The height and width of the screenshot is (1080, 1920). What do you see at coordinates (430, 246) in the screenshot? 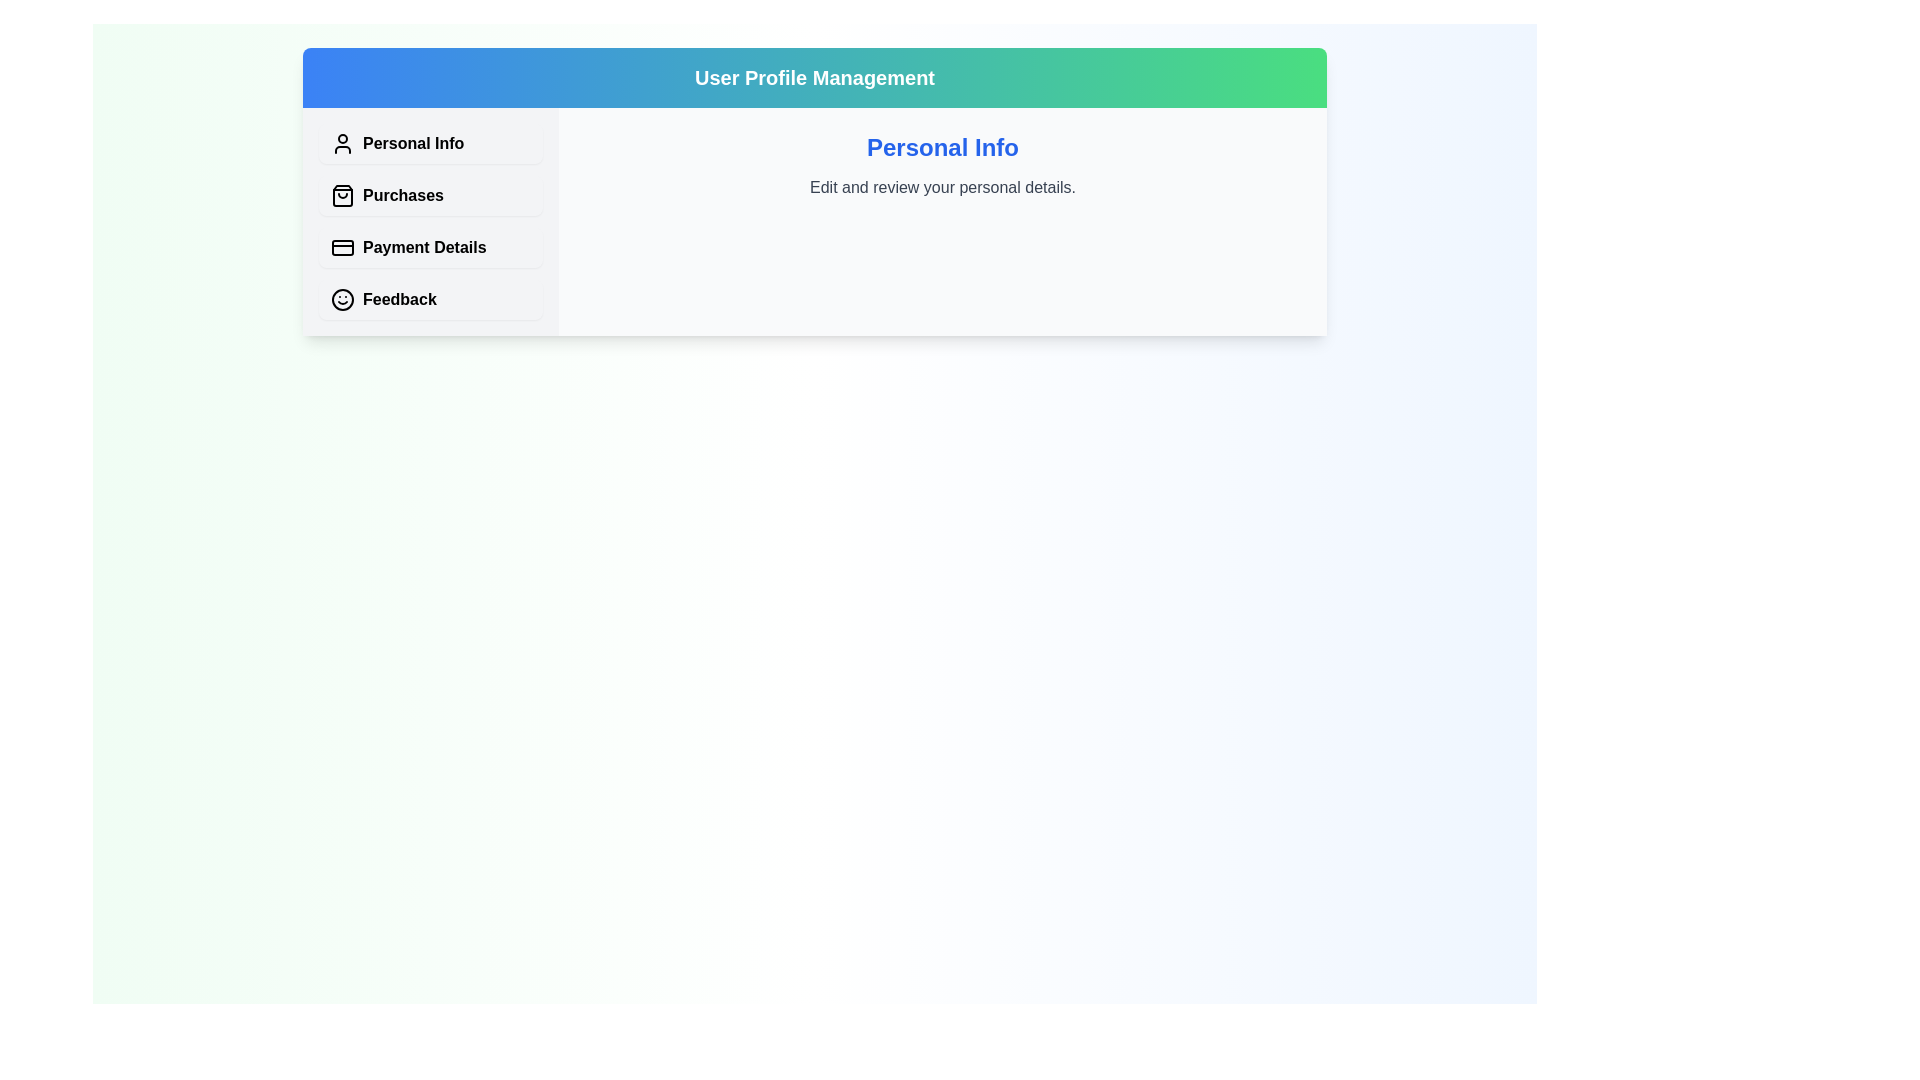
I see `the tab corresponding to Payment Details to view its content` at bounding box center [430, 246].